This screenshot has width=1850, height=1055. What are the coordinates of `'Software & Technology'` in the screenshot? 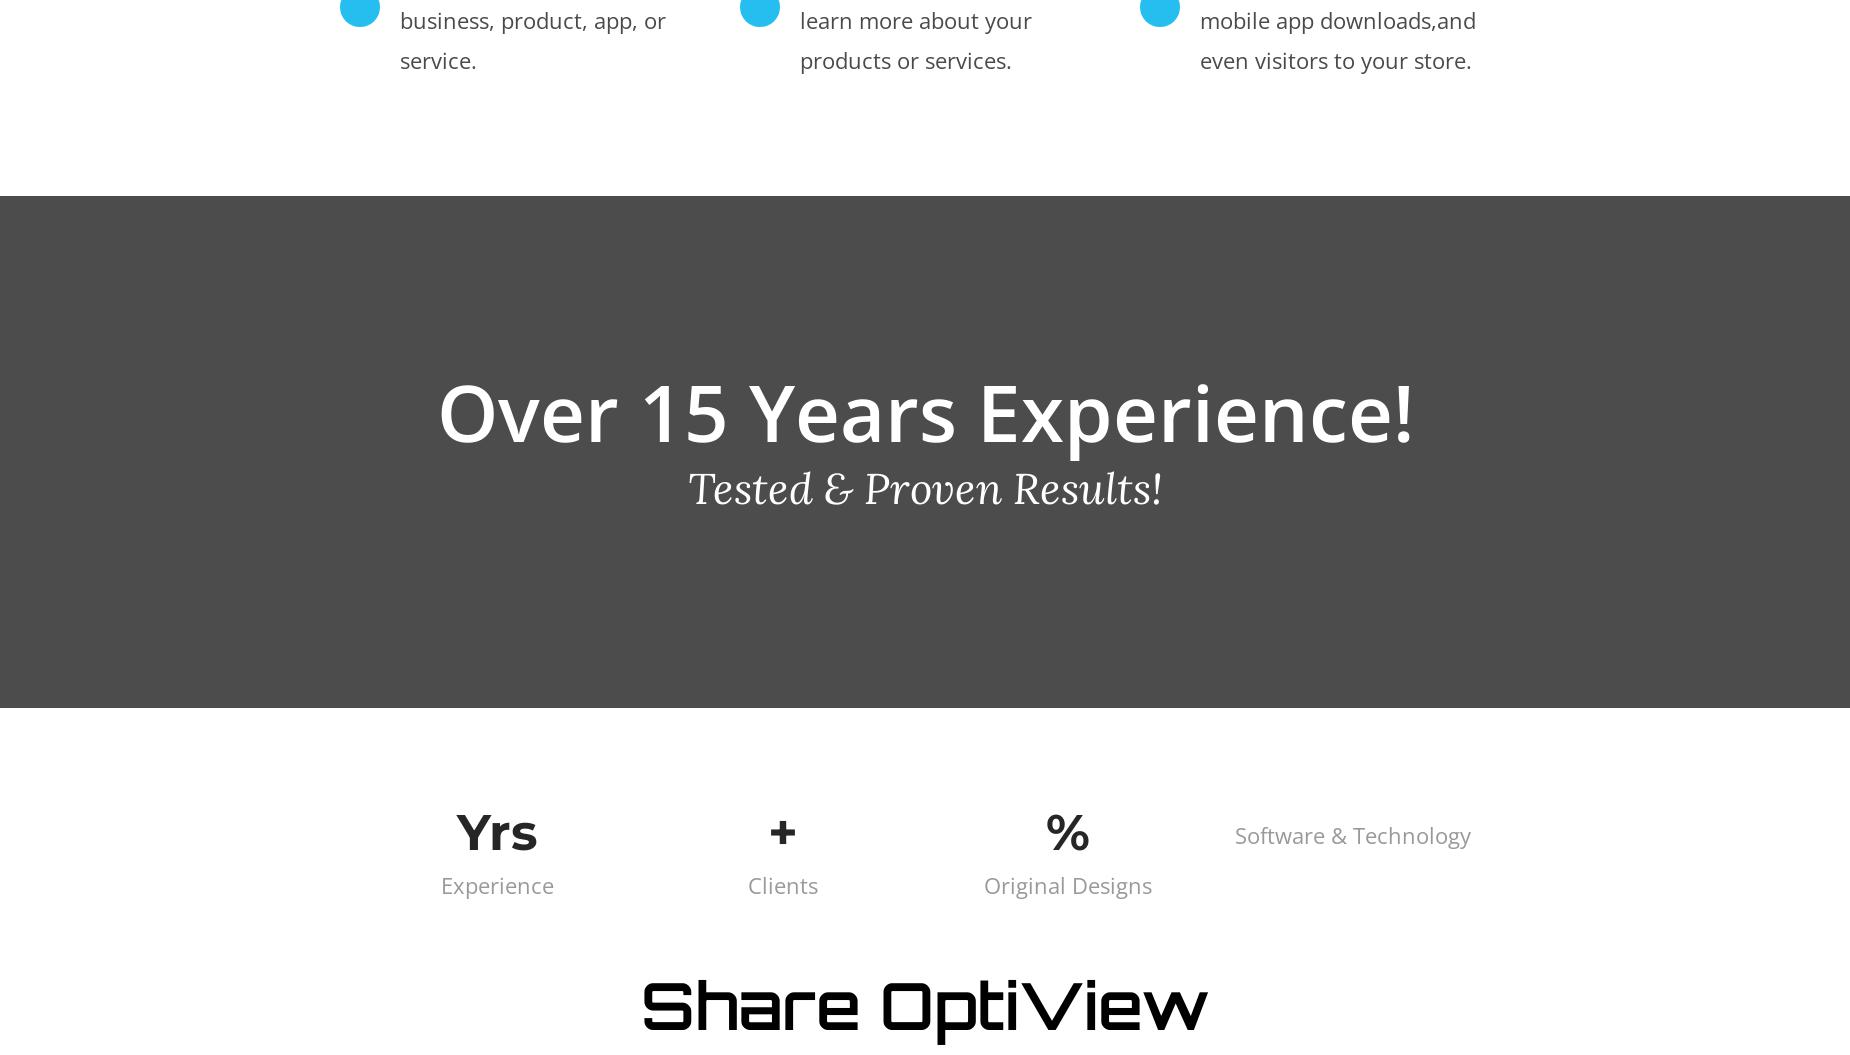 It's located at (1232, 833).